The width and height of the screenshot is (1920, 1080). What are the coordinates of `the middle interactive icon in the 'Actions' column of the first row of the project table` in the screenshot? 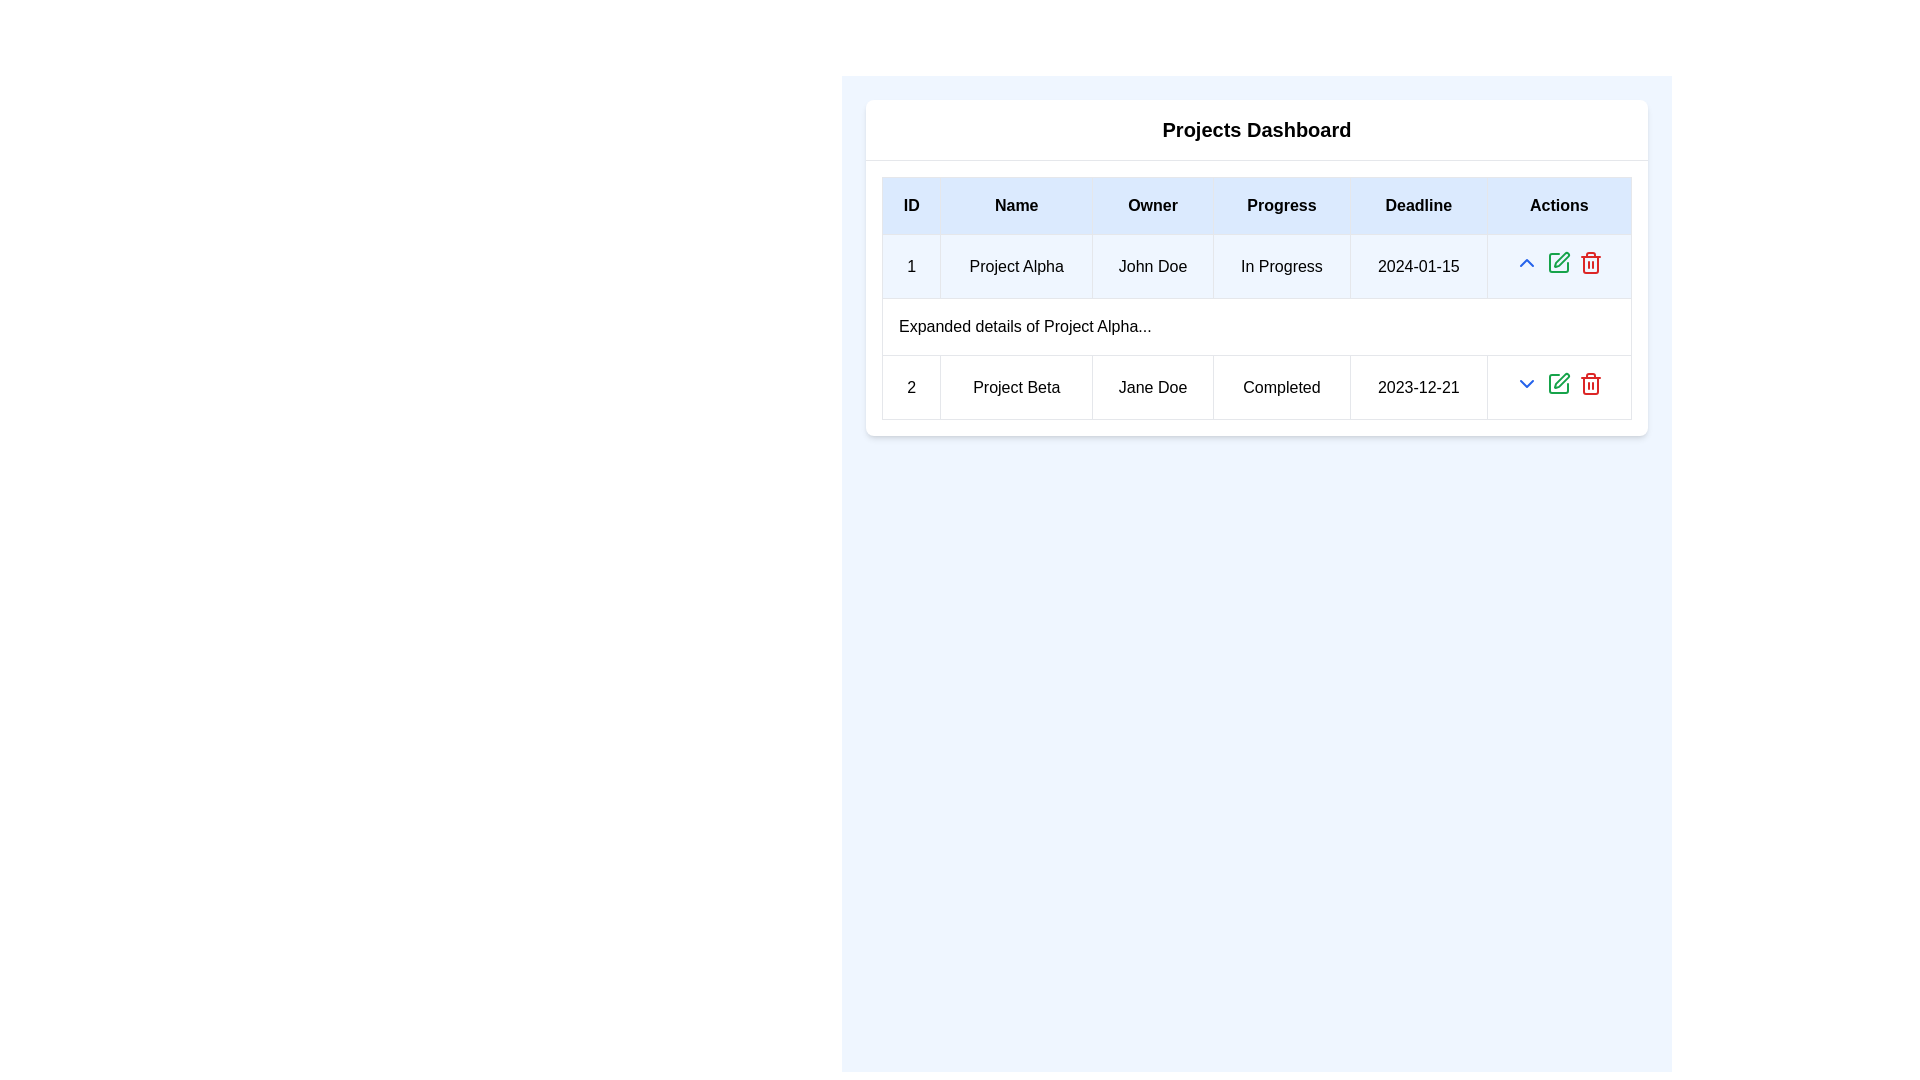 It's located at (1558, 261).